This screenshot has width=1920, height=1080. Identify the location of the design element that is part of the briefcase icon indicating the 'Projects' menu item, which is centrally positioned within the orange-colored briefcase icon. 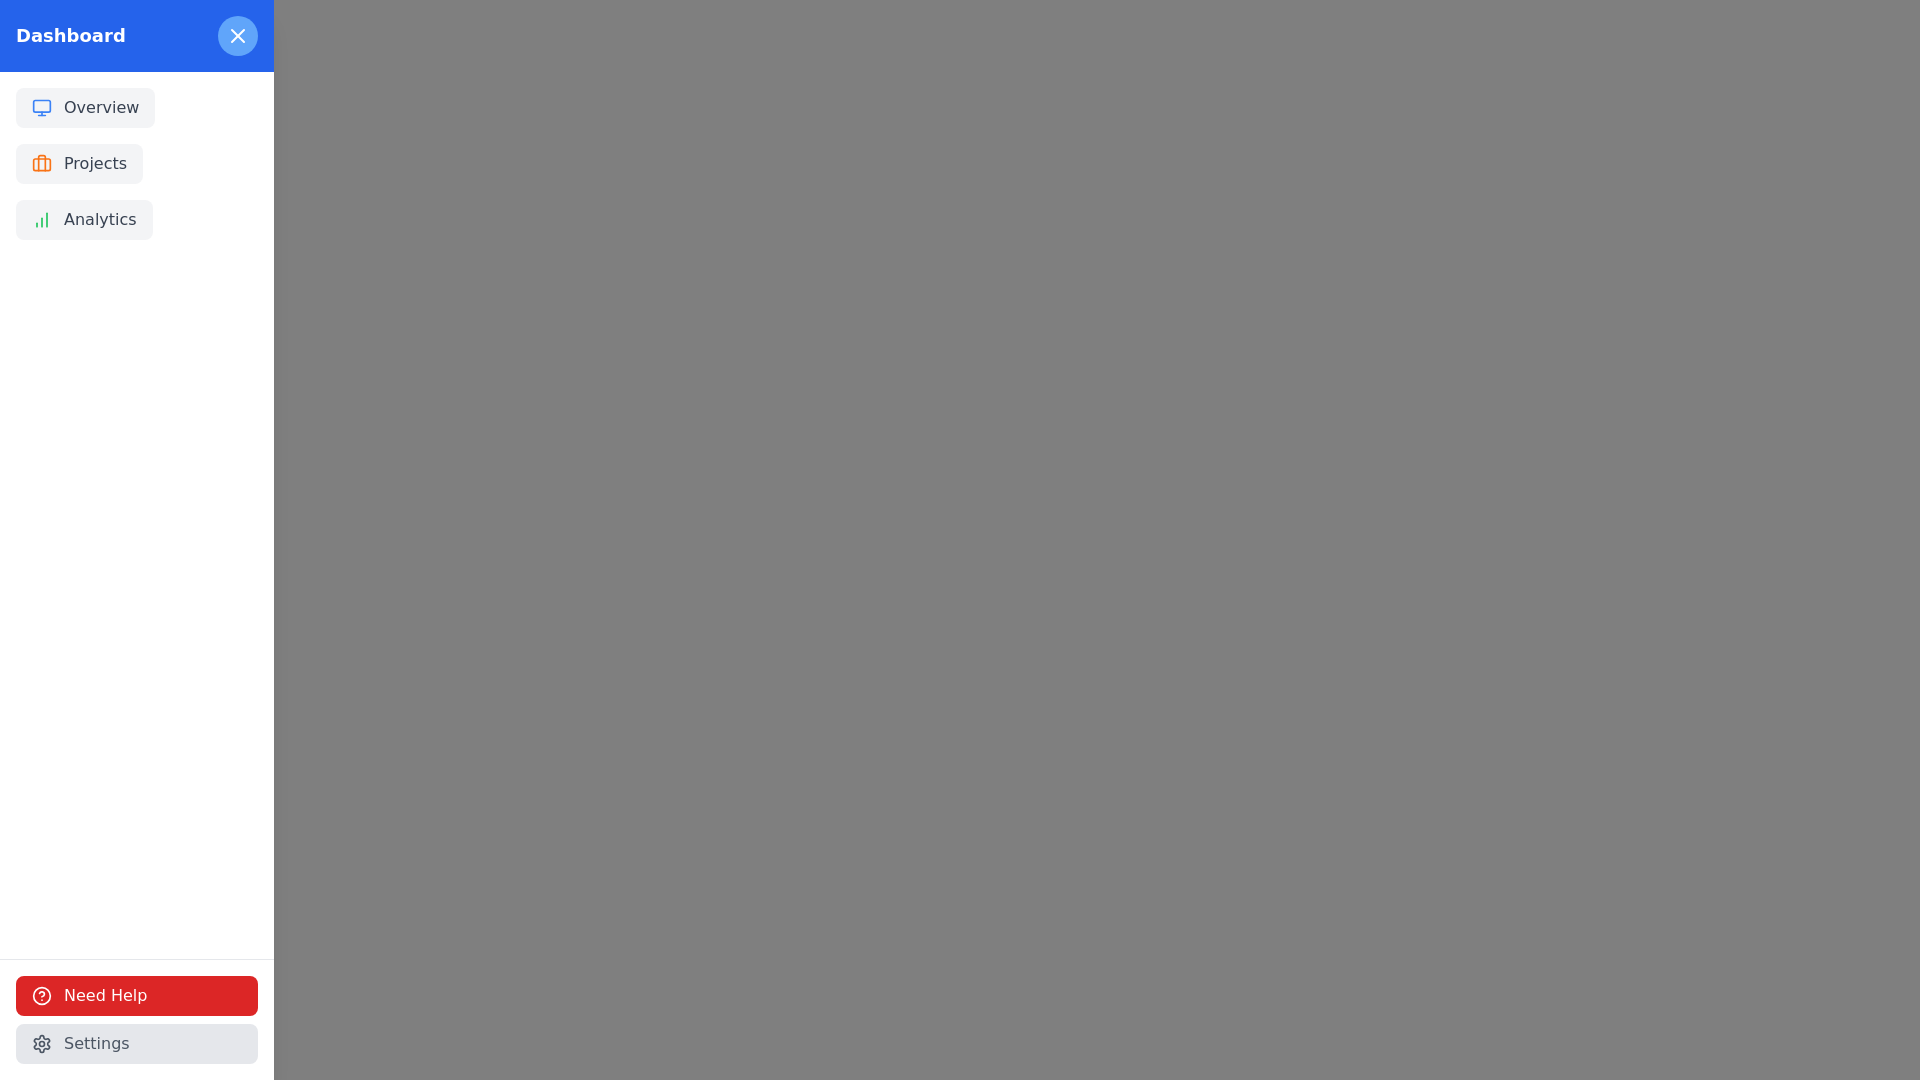
(42, 163).